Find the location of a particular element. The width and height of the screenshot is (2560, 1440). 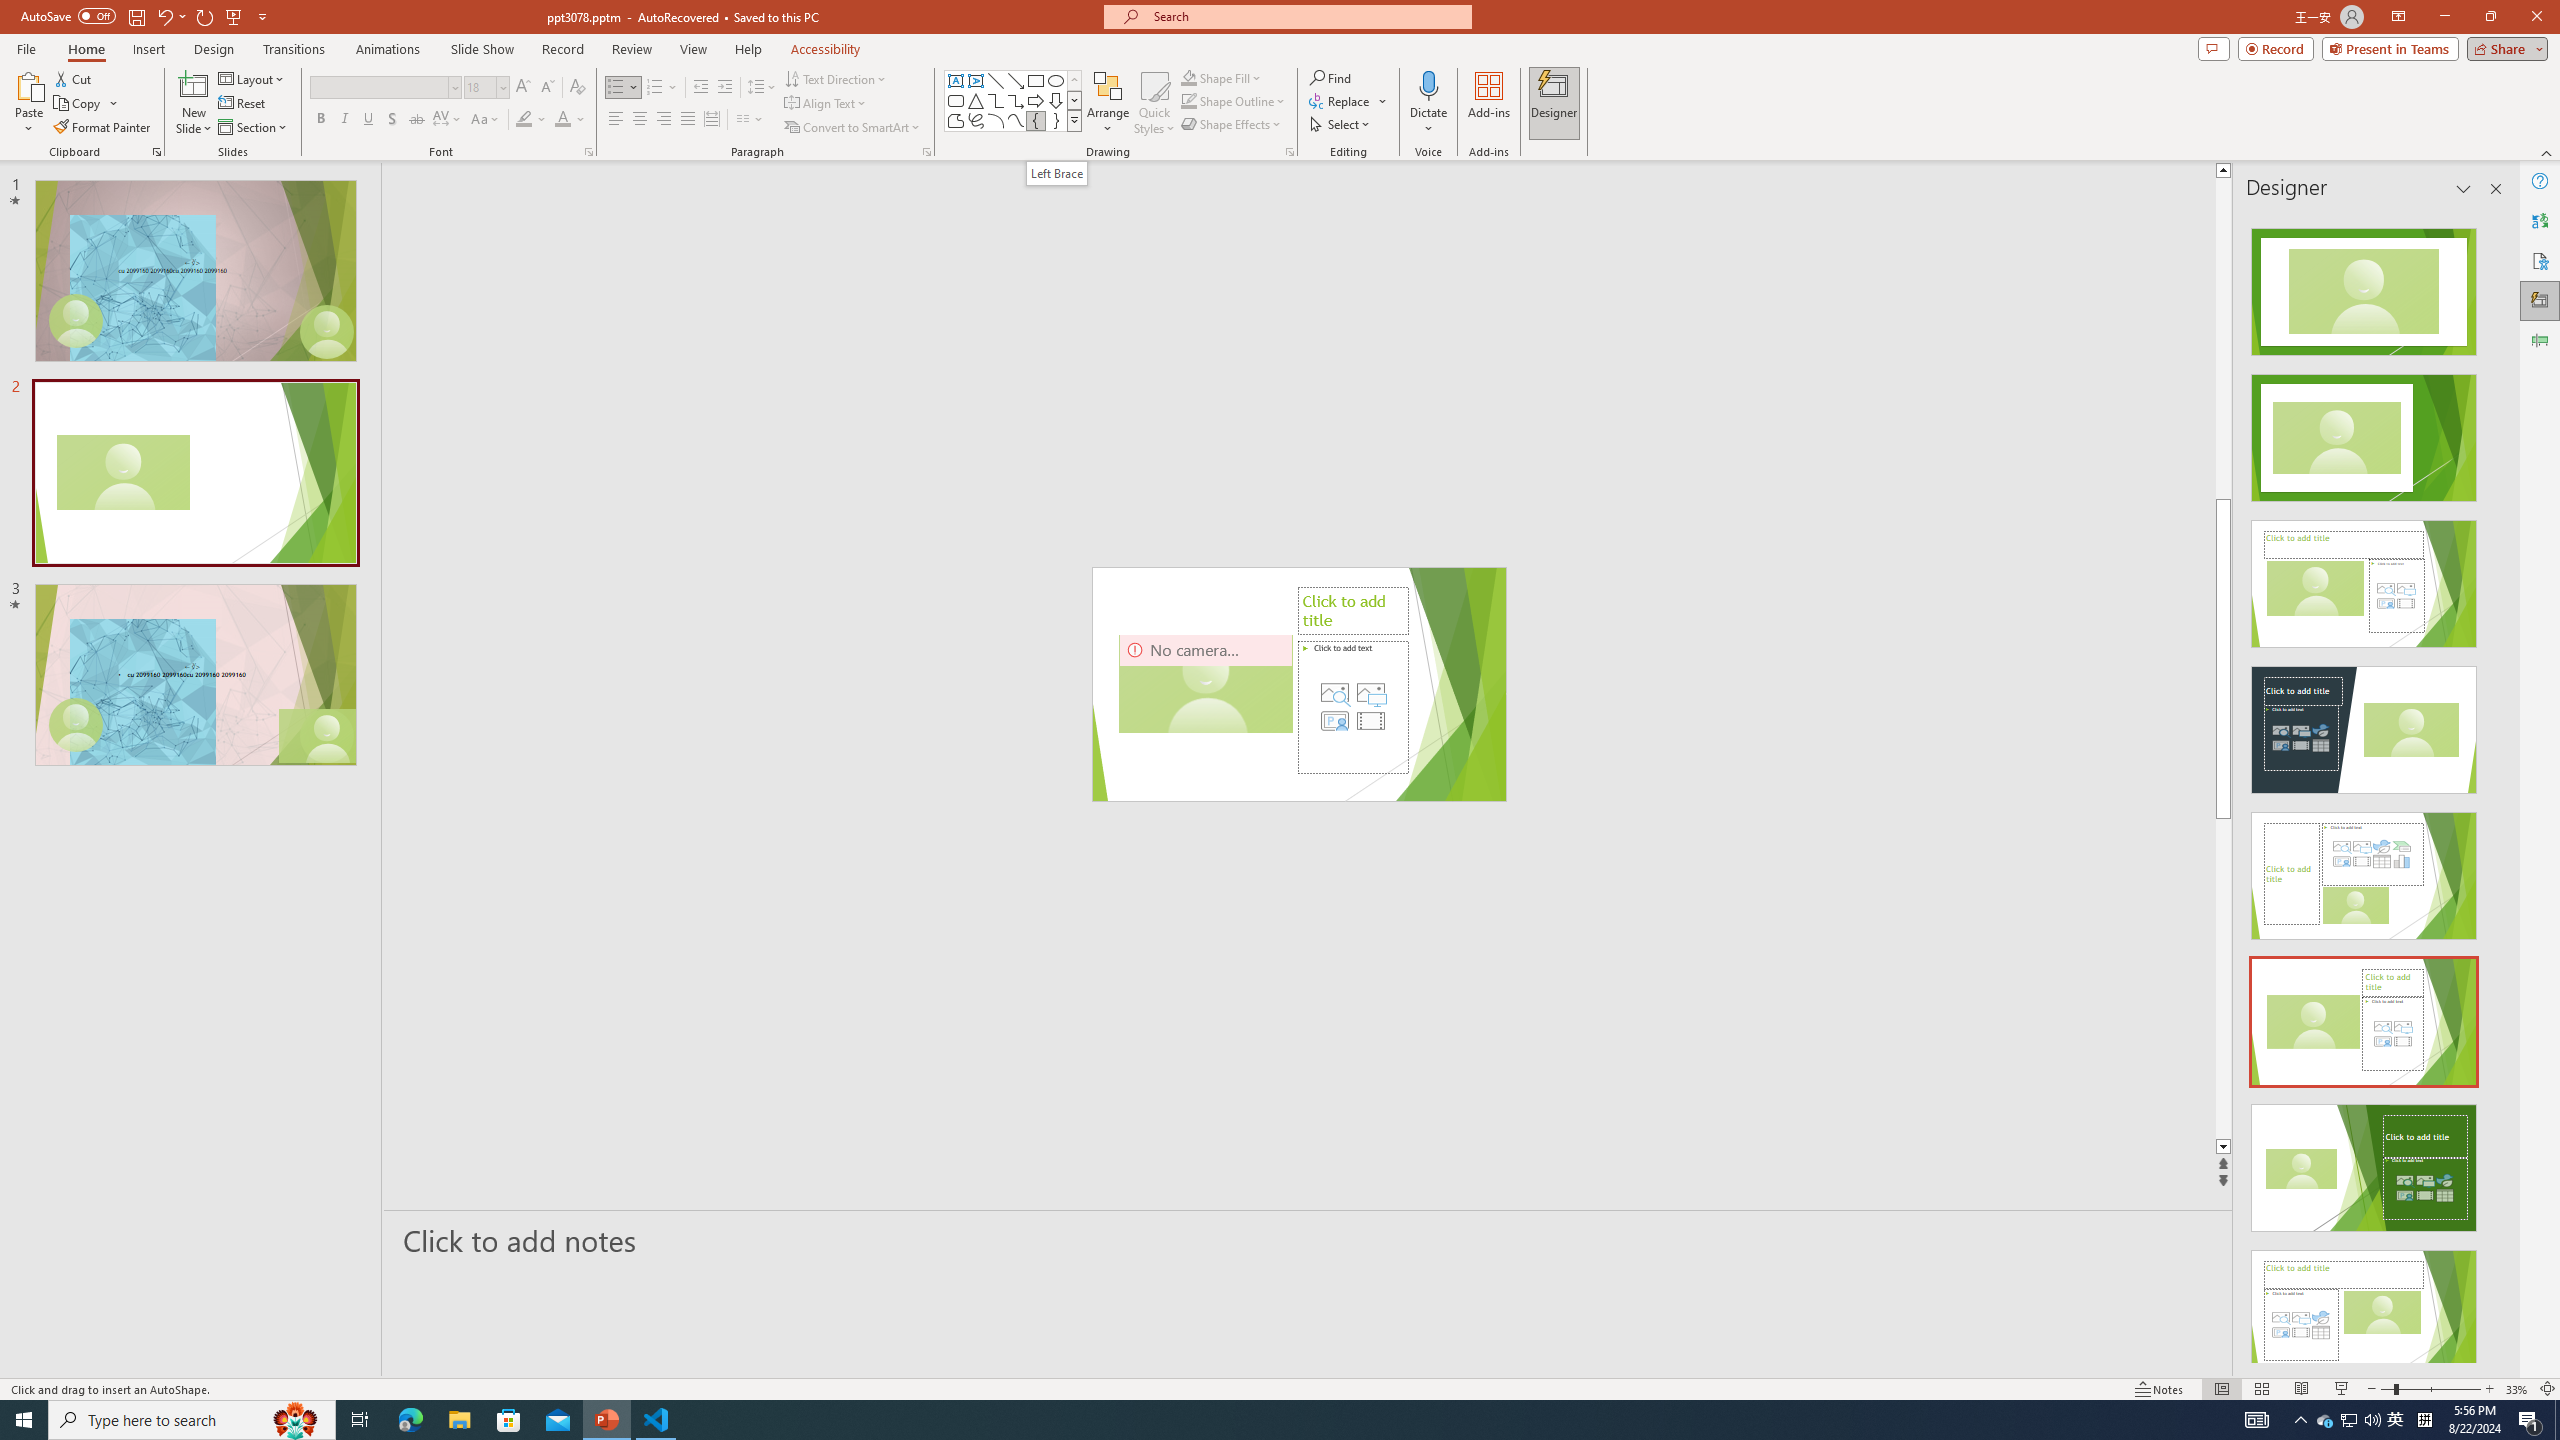

'Insert Video' is located at coordinates (1369, 720).